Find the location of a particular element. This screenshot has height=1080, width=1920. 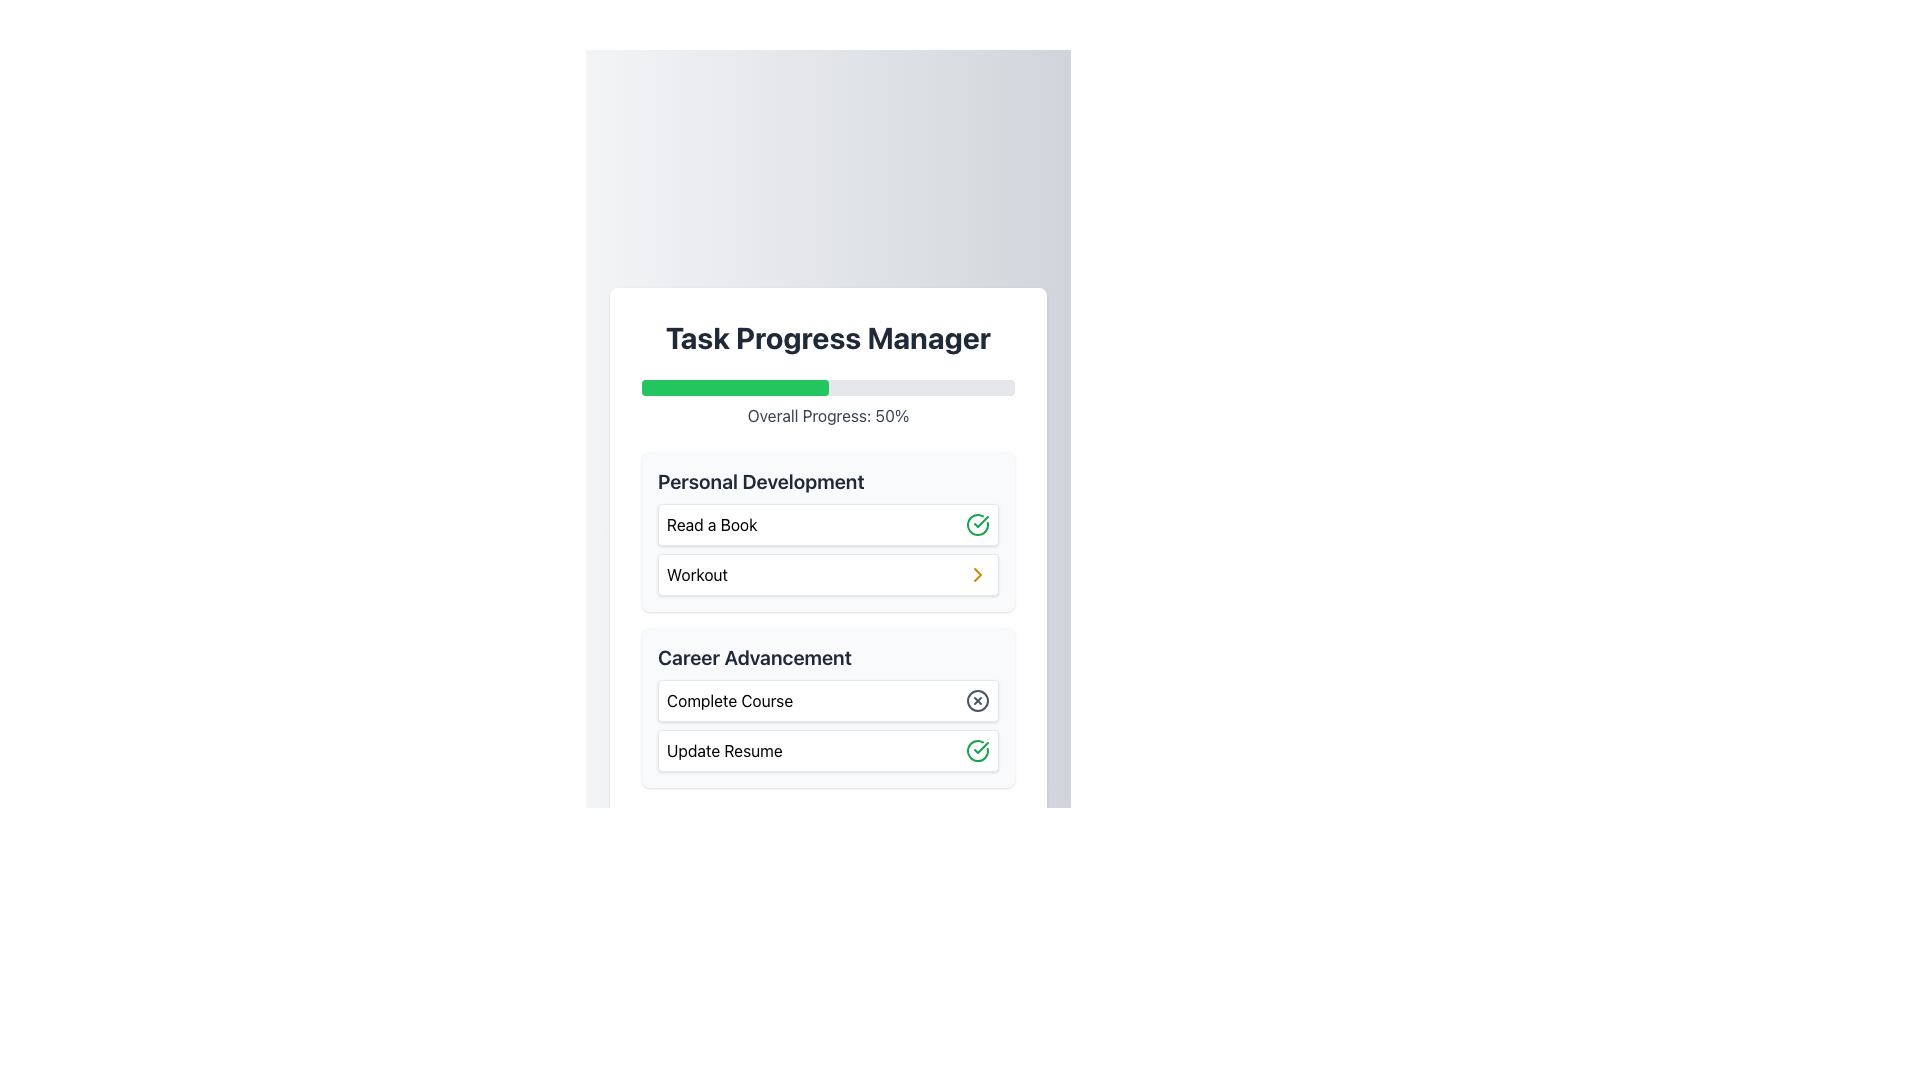

the small rightward-facing chevron icon with a yellow stroke located beside the 'Workout' label in the 'Workout' sub-section of the 'Personal Development' category is located at coordinates (978, 574).